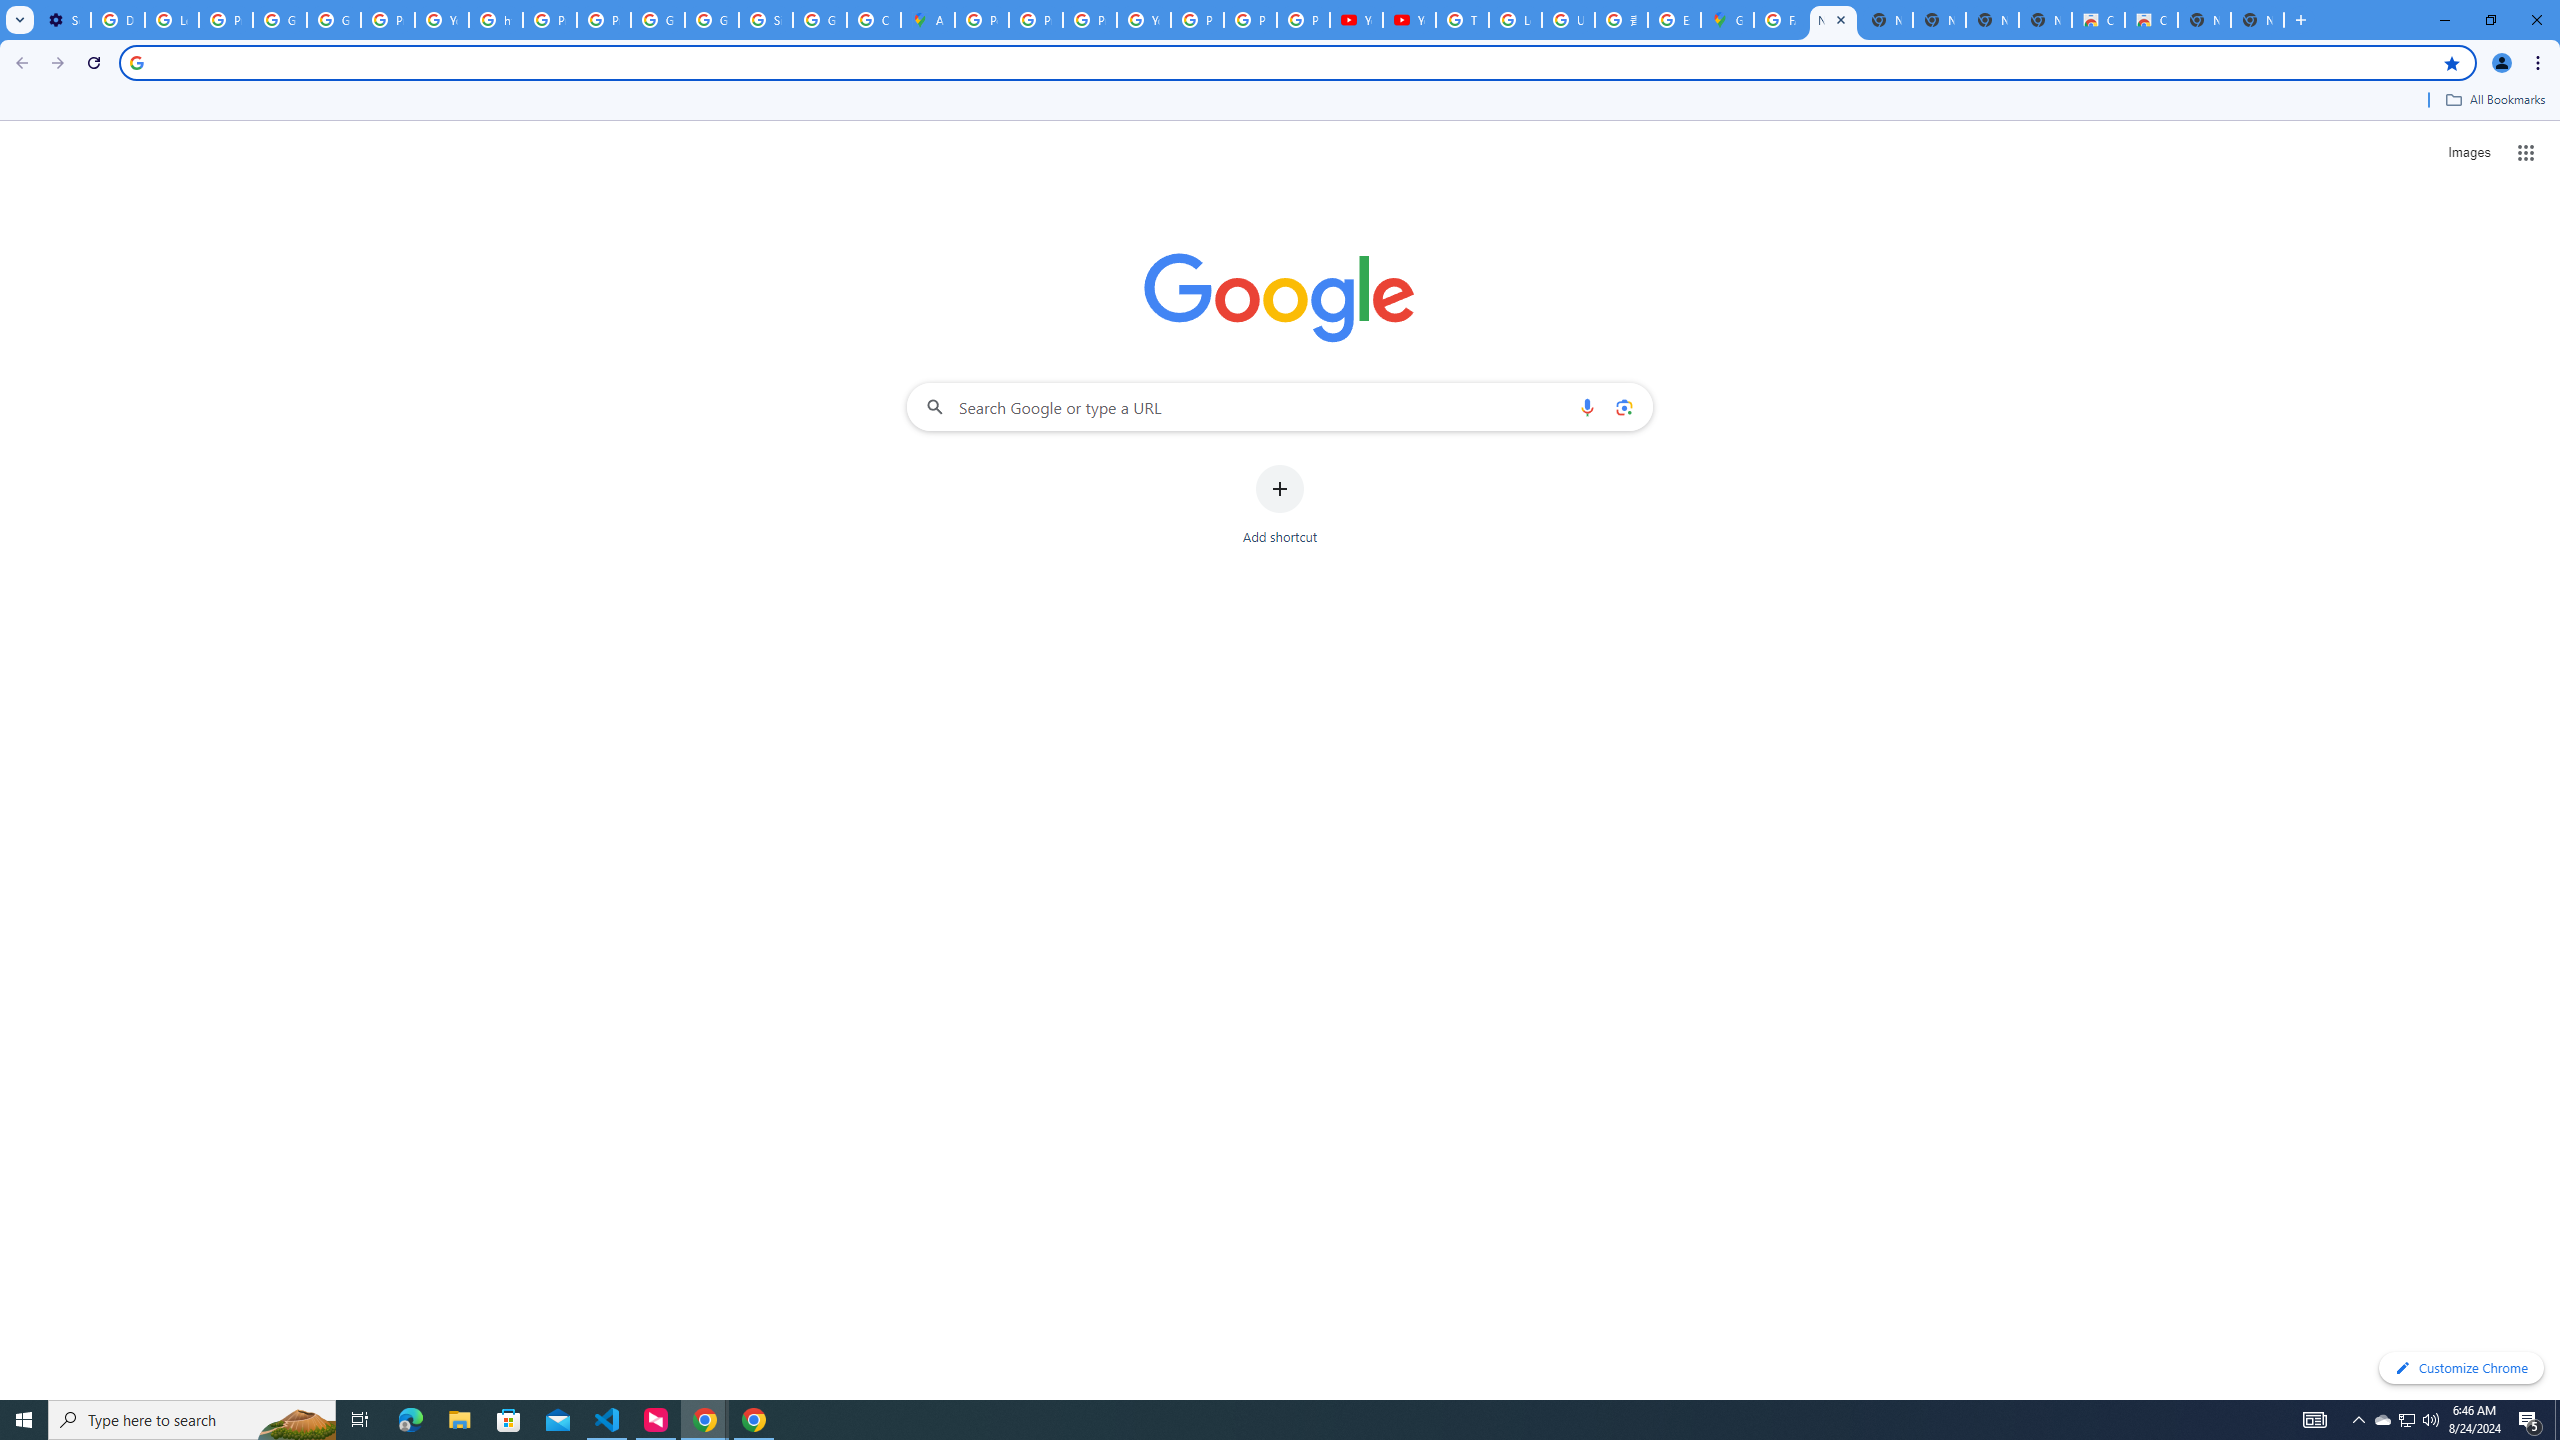 This screenshot has height=1440, width=2560. Describe the element at coordinates (117, 19) in the screenshot. I see `'Delete photos & videos - Computer - Google Photos Help'` at that location.